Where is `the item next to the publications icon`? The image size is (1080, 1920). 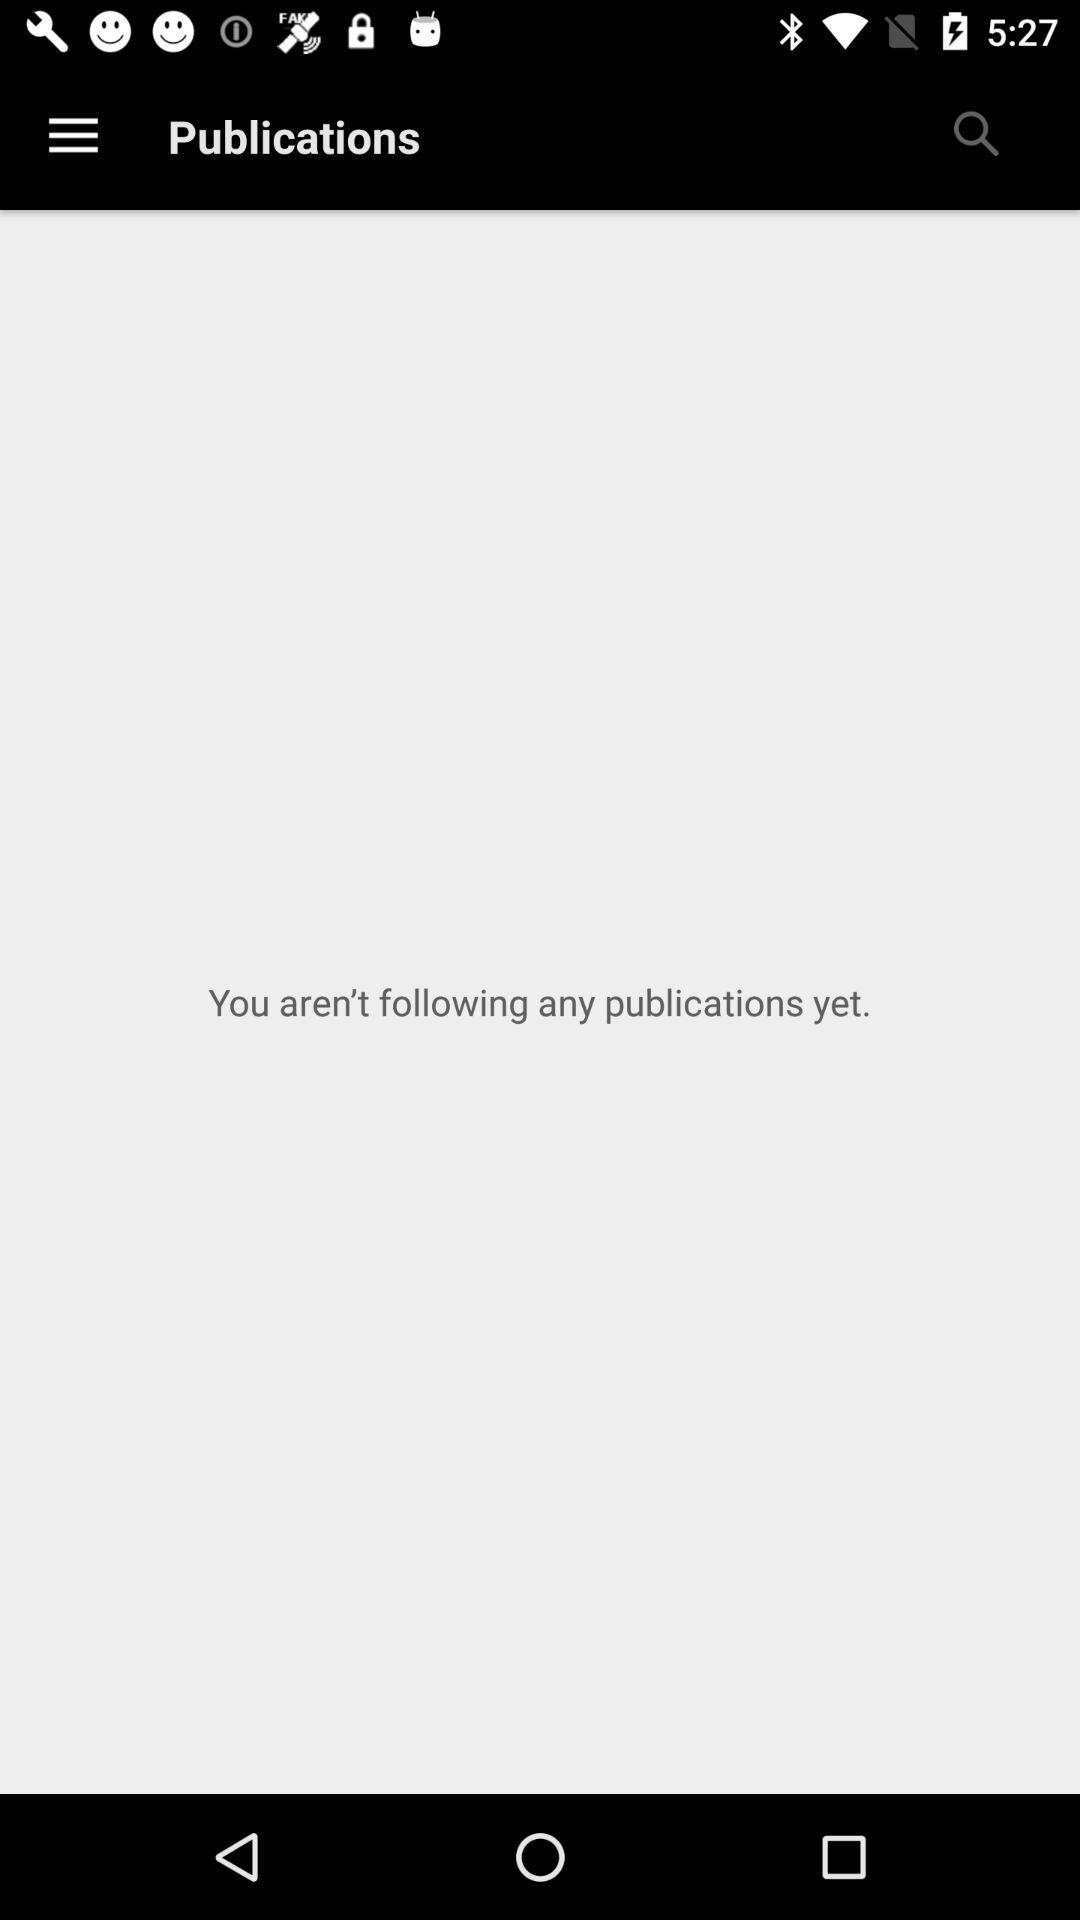
the item next to the publications icon is located at coordinates (72, 135).